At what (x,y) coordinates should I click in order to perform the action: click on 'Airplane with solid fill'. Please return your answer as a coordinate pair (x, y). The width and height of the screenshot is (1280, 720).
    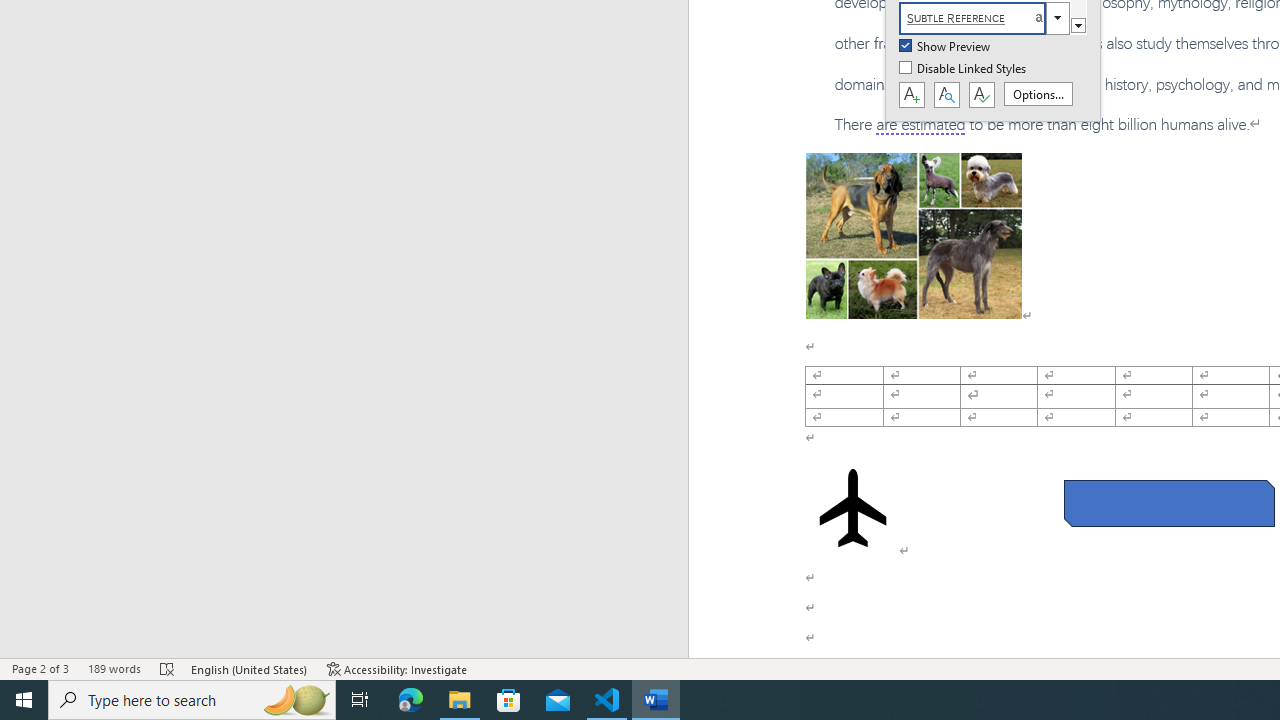
    Looking at the image, I should click on (853, 506).